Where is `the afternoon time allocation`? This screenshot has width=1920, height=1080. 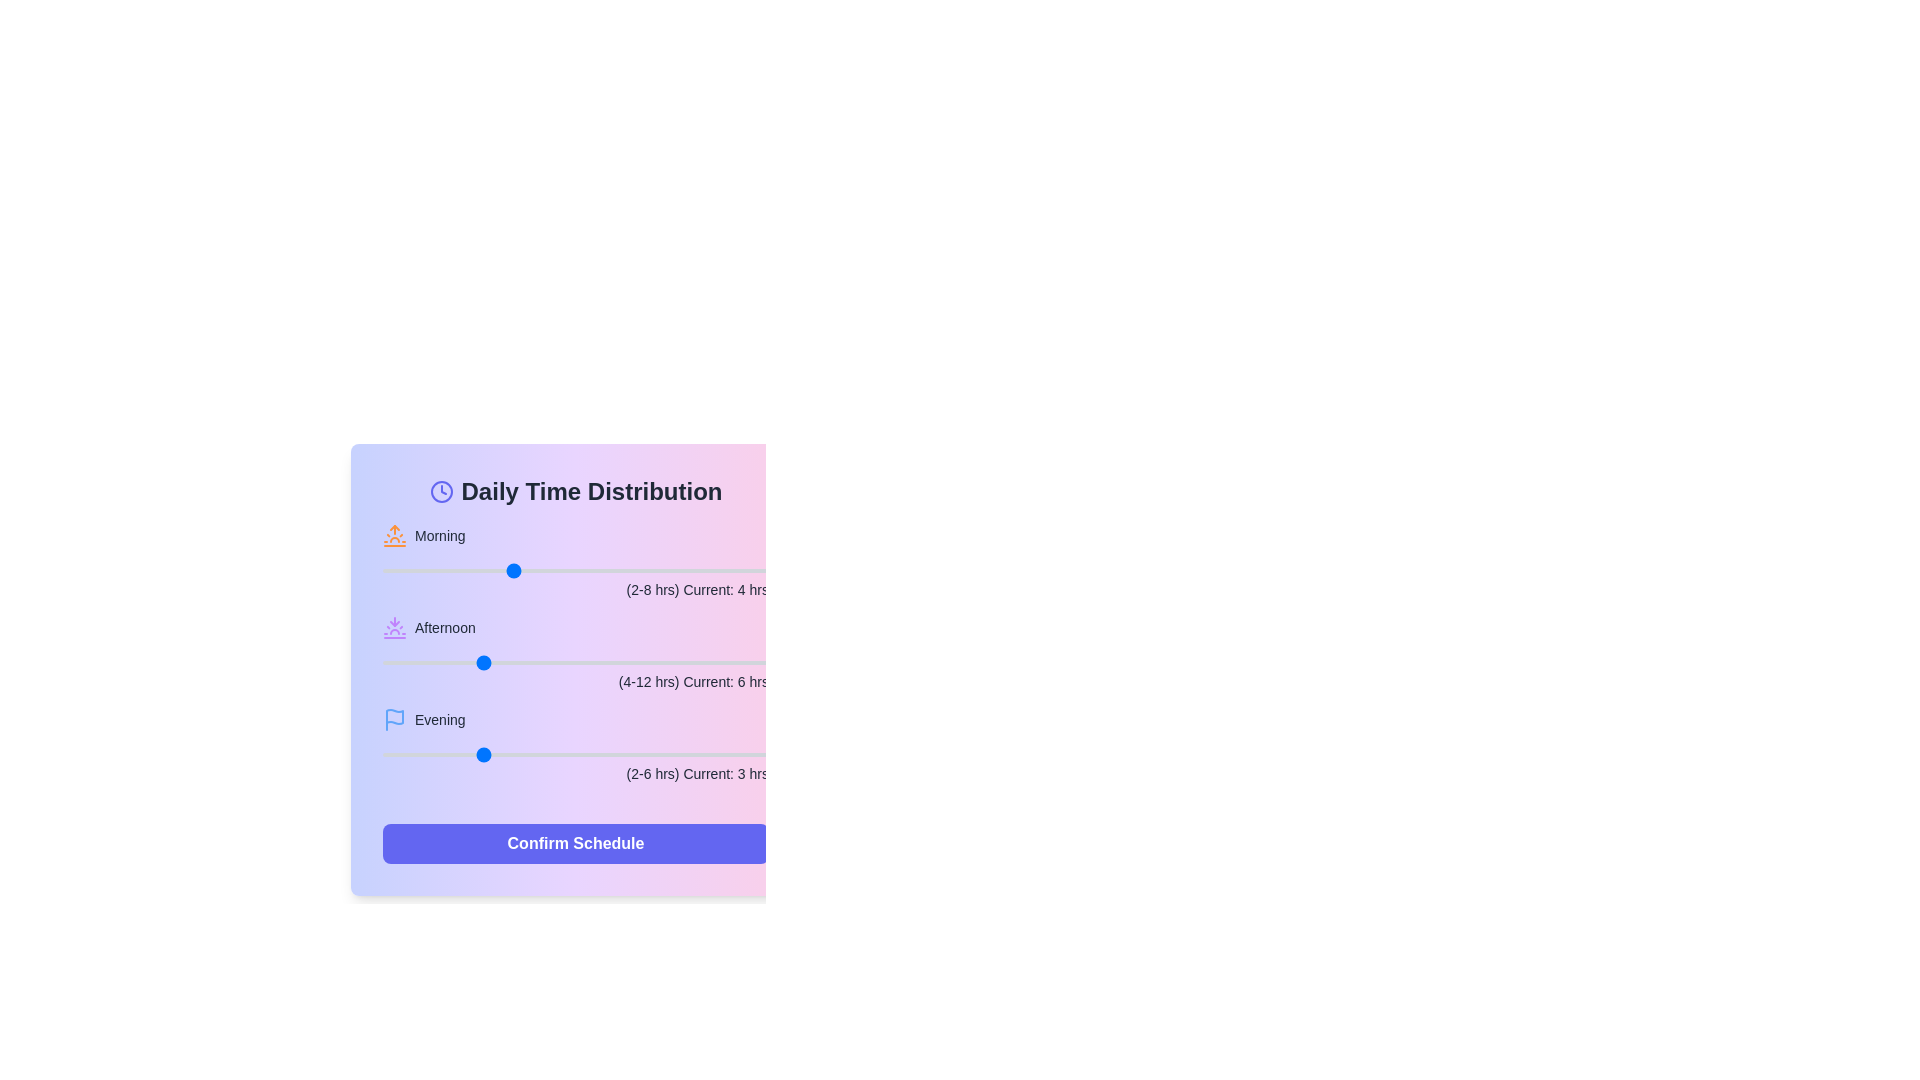 the afternoon time allocation is located at coordinates (720, 663).